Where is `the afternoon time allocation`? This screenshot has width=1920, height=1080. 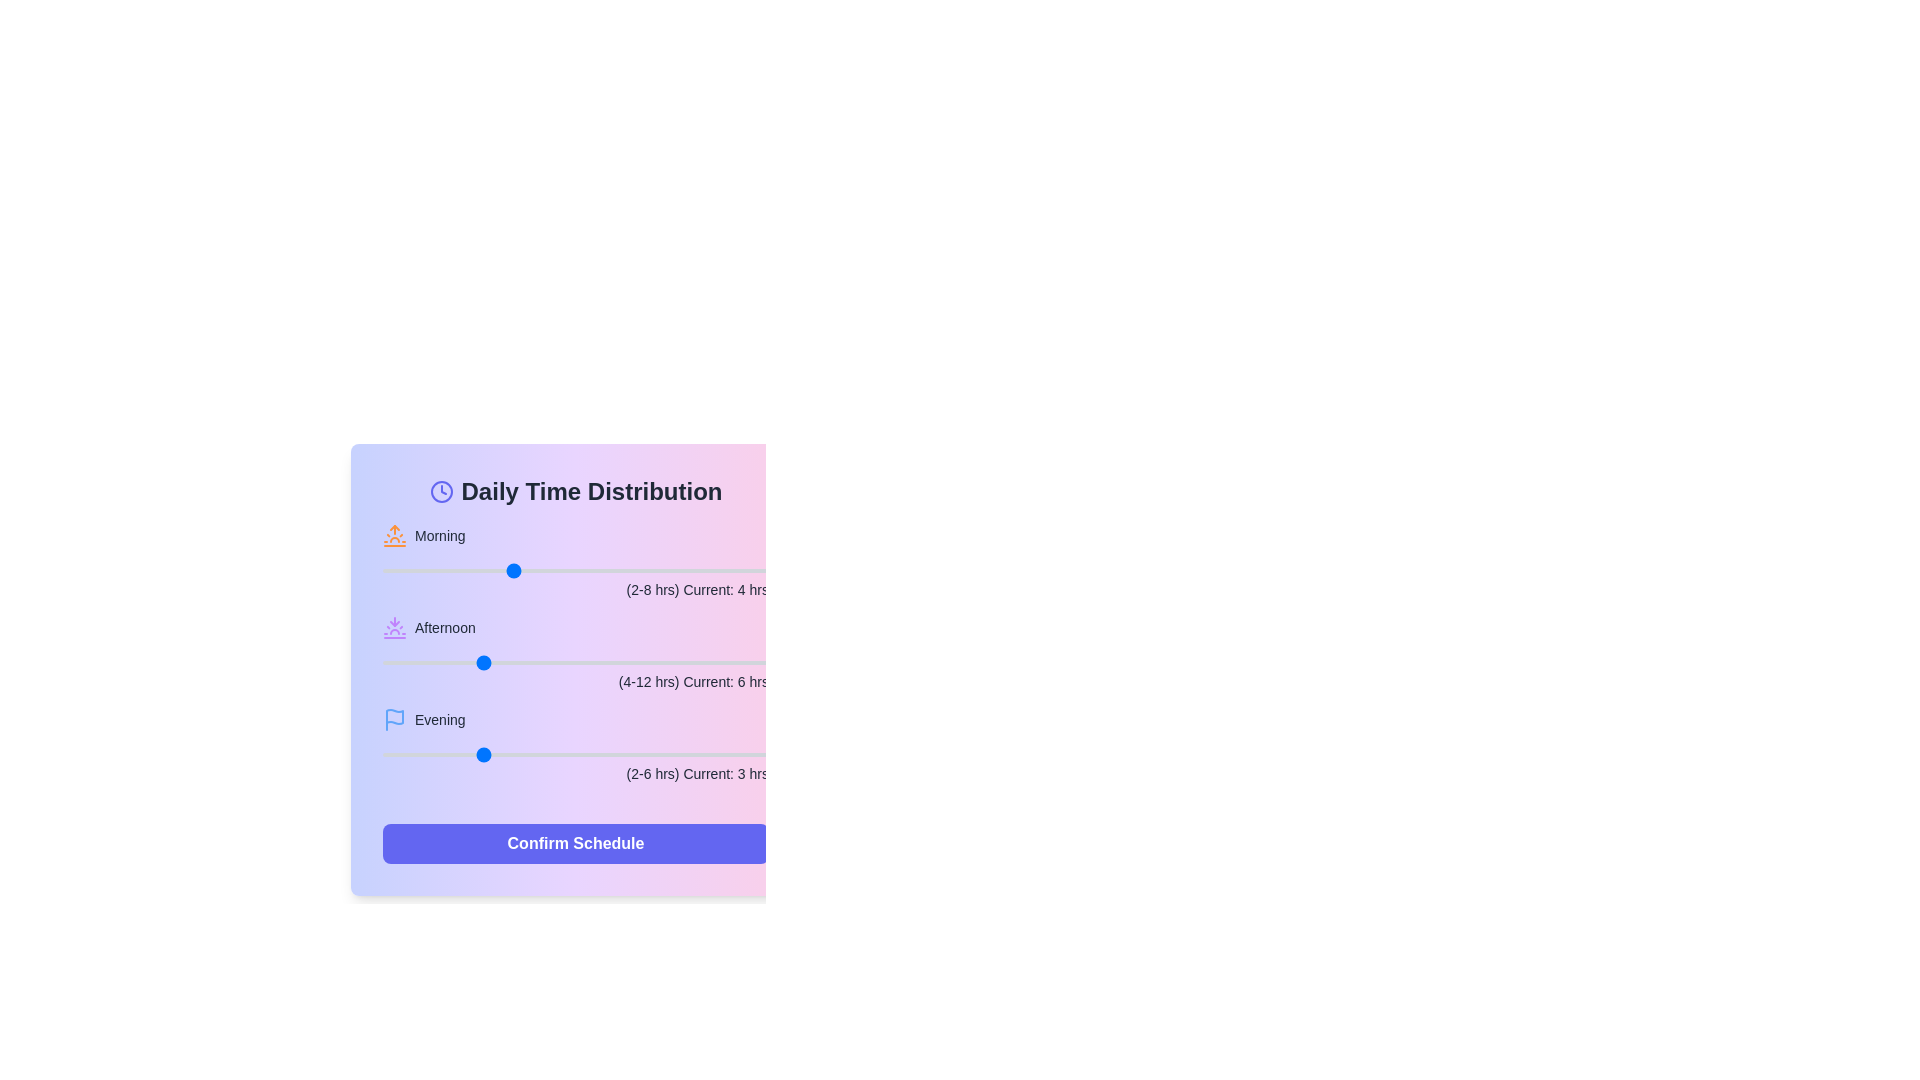 the afternoon time allocation is located at coordinates (720, 663).